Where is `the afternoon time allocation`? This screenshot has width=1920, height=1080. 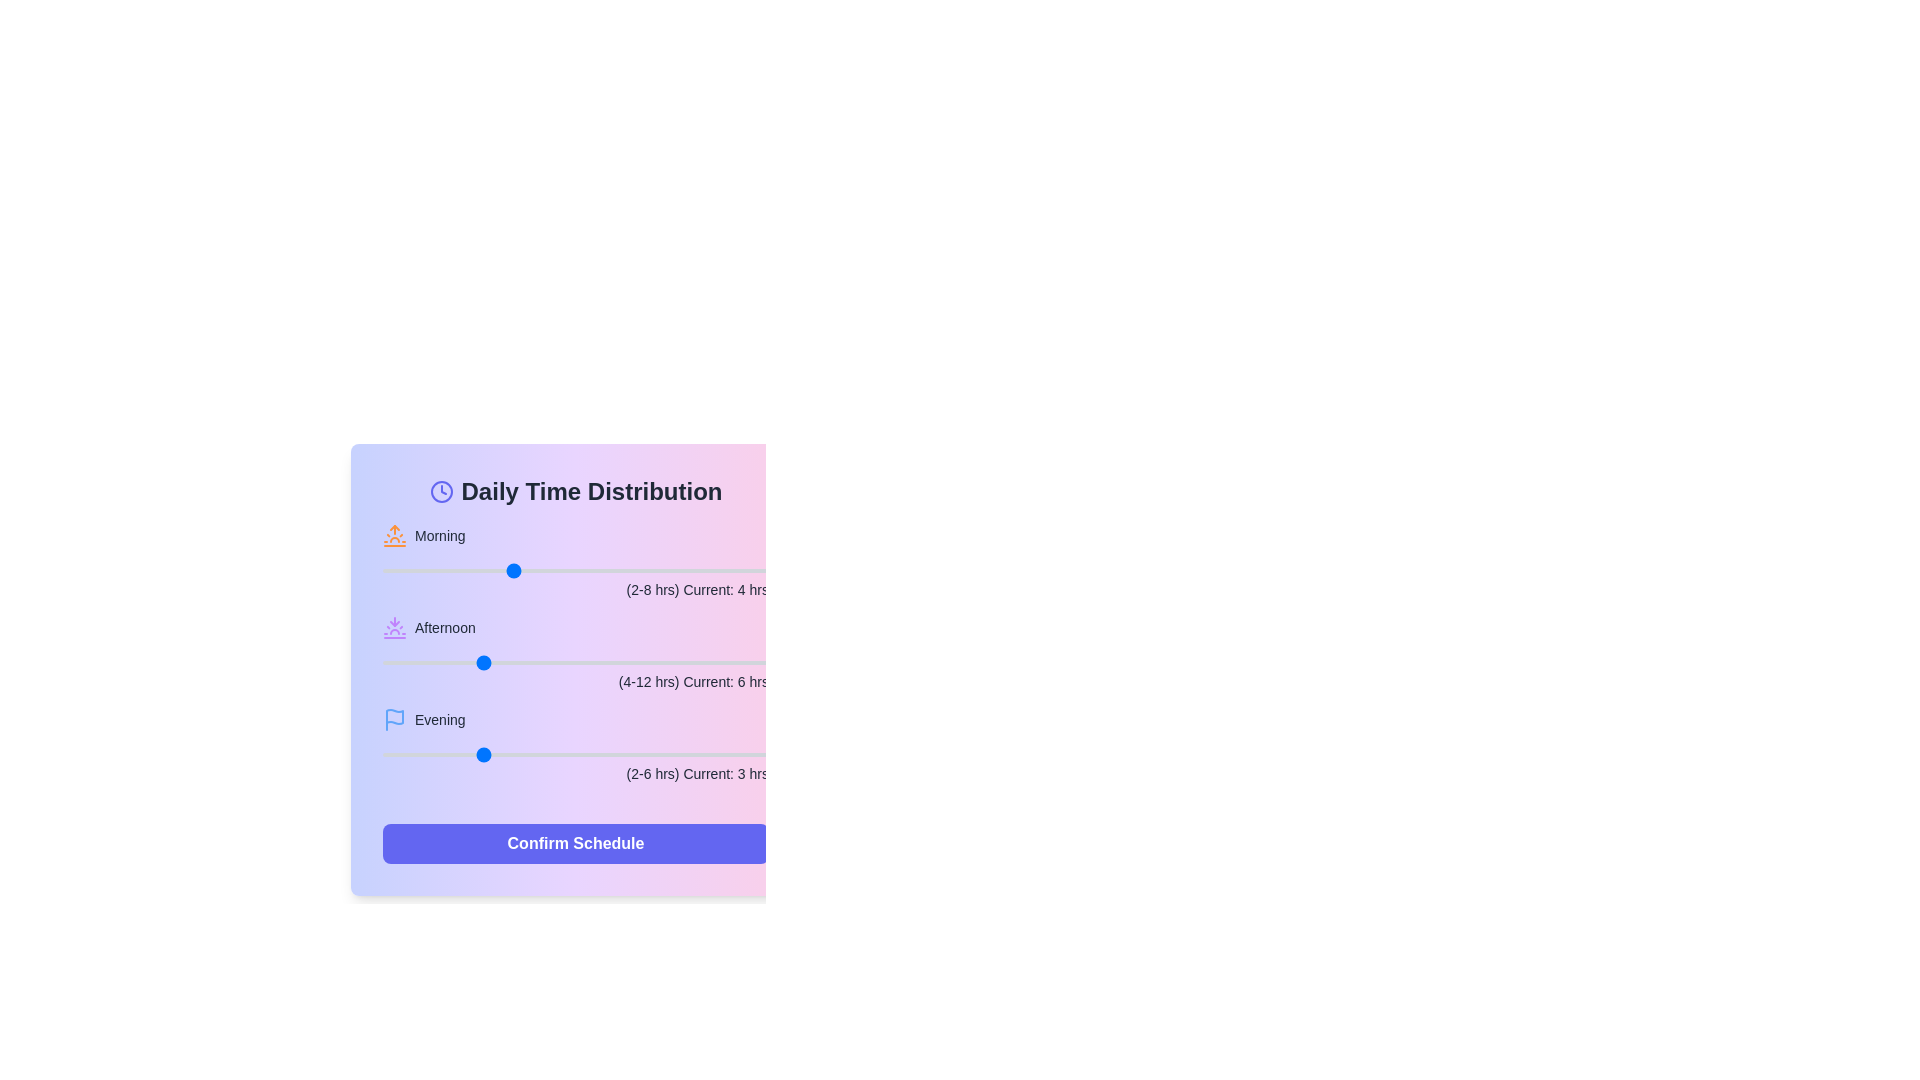 the afternoon time allocation is located at coordinates (720, 663).